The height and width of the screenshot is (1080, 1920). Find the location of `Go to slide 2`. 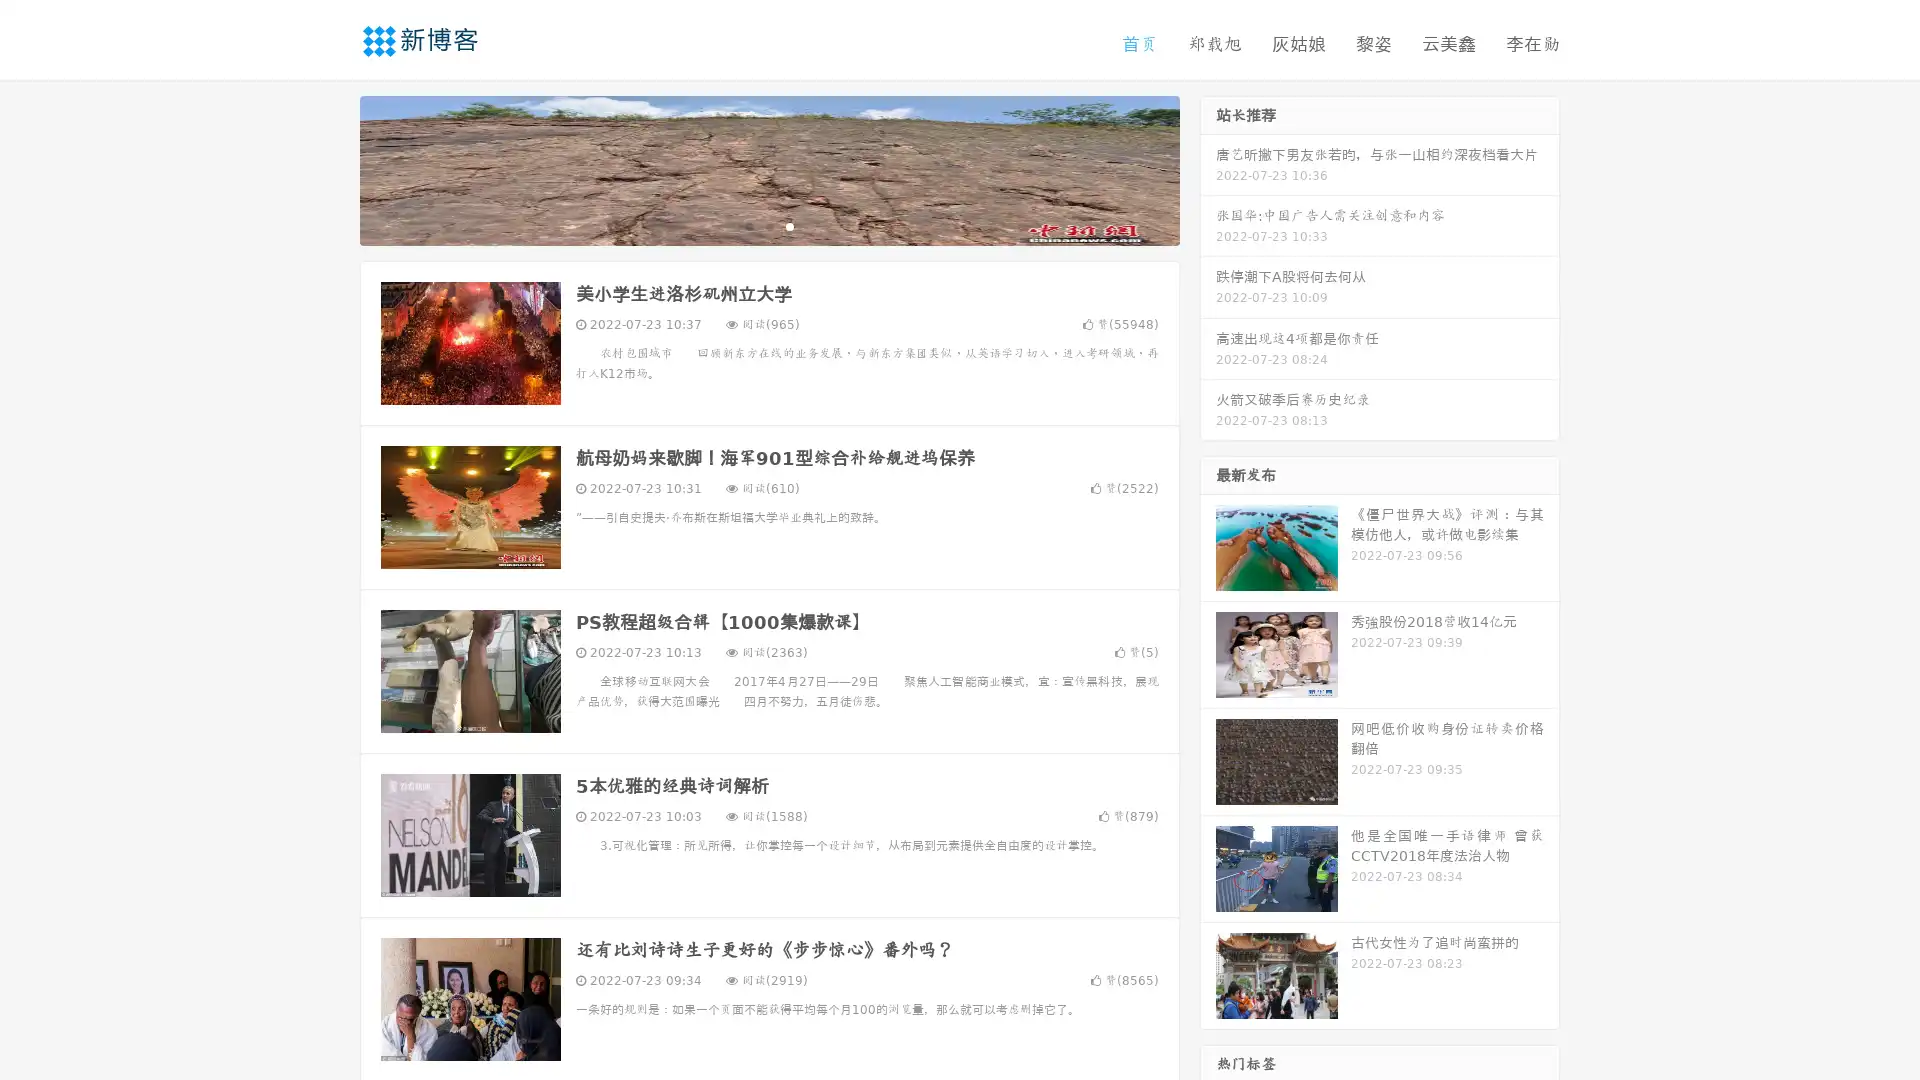

Go to slide 2 is located at coordinates (768, 225).